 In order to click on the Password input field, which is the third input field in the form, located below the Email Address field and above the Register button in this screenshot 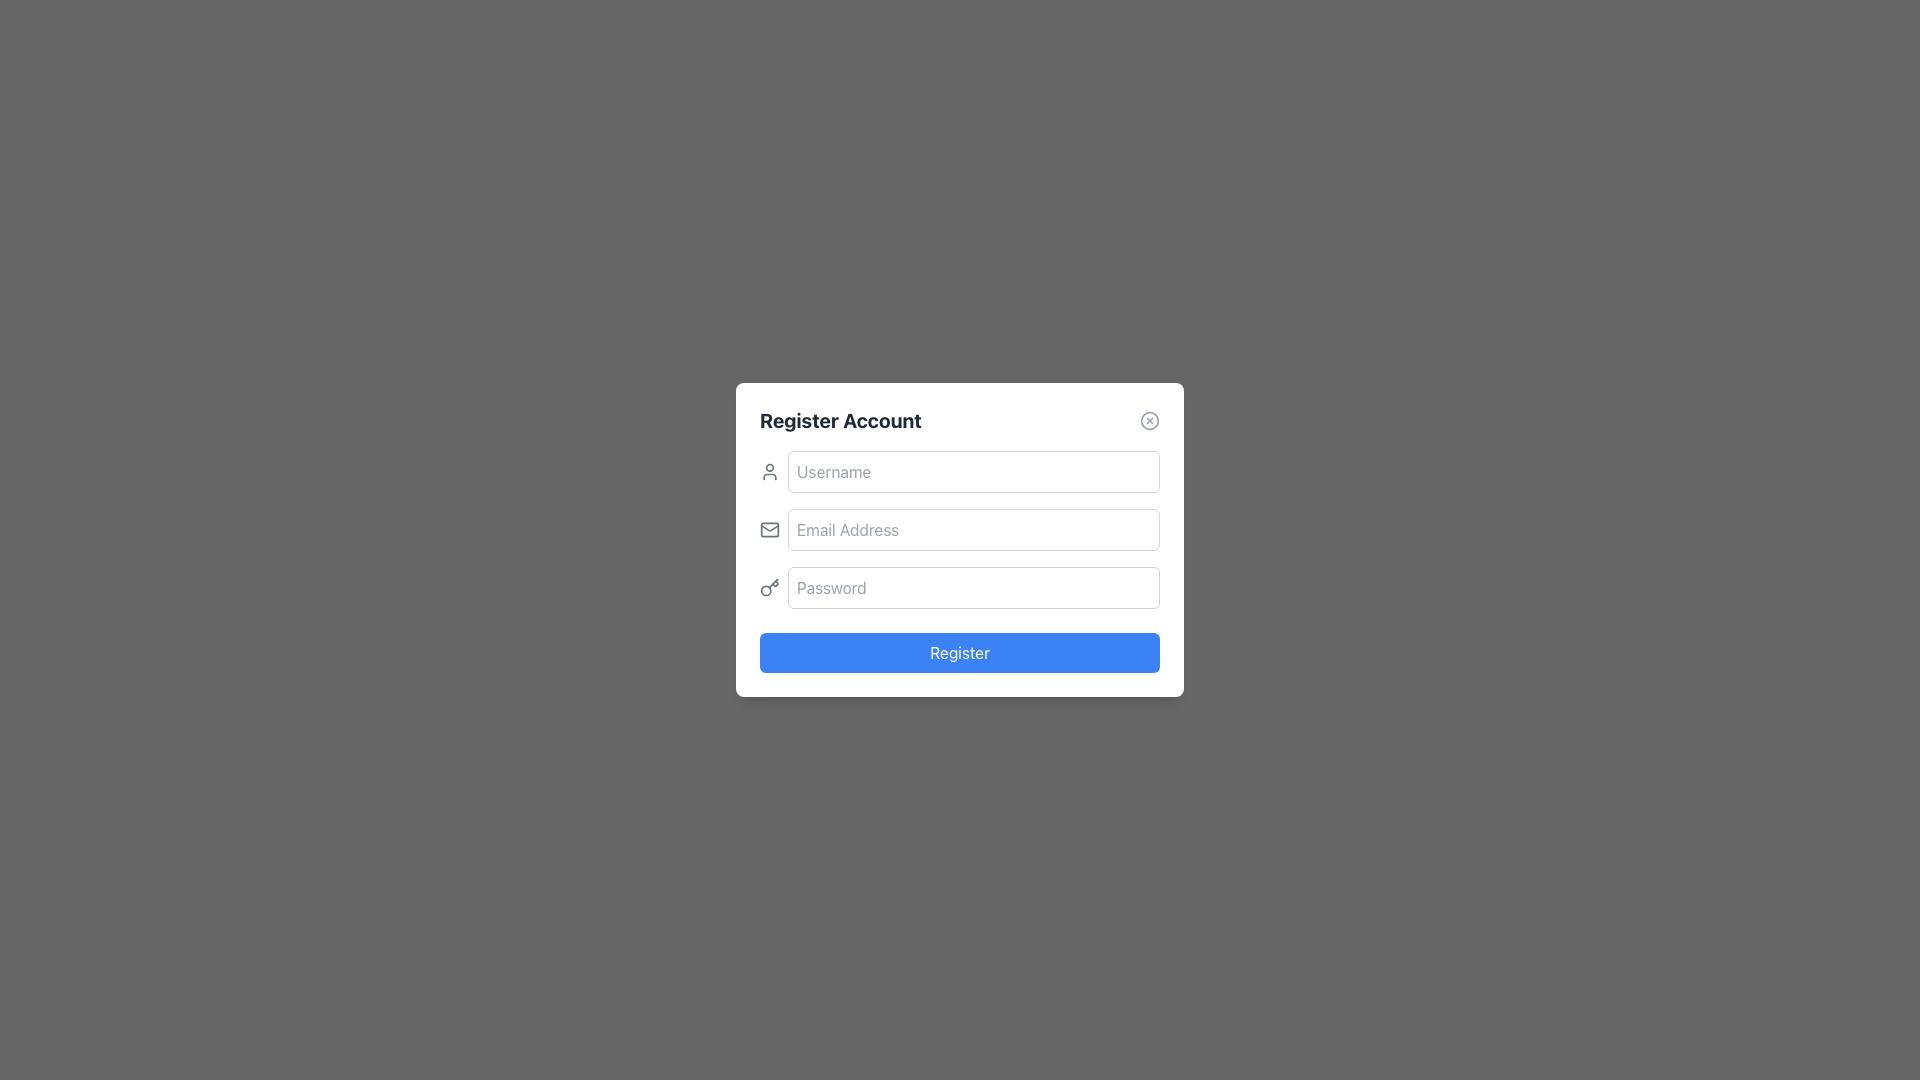, I will do `click(960, 586)`.